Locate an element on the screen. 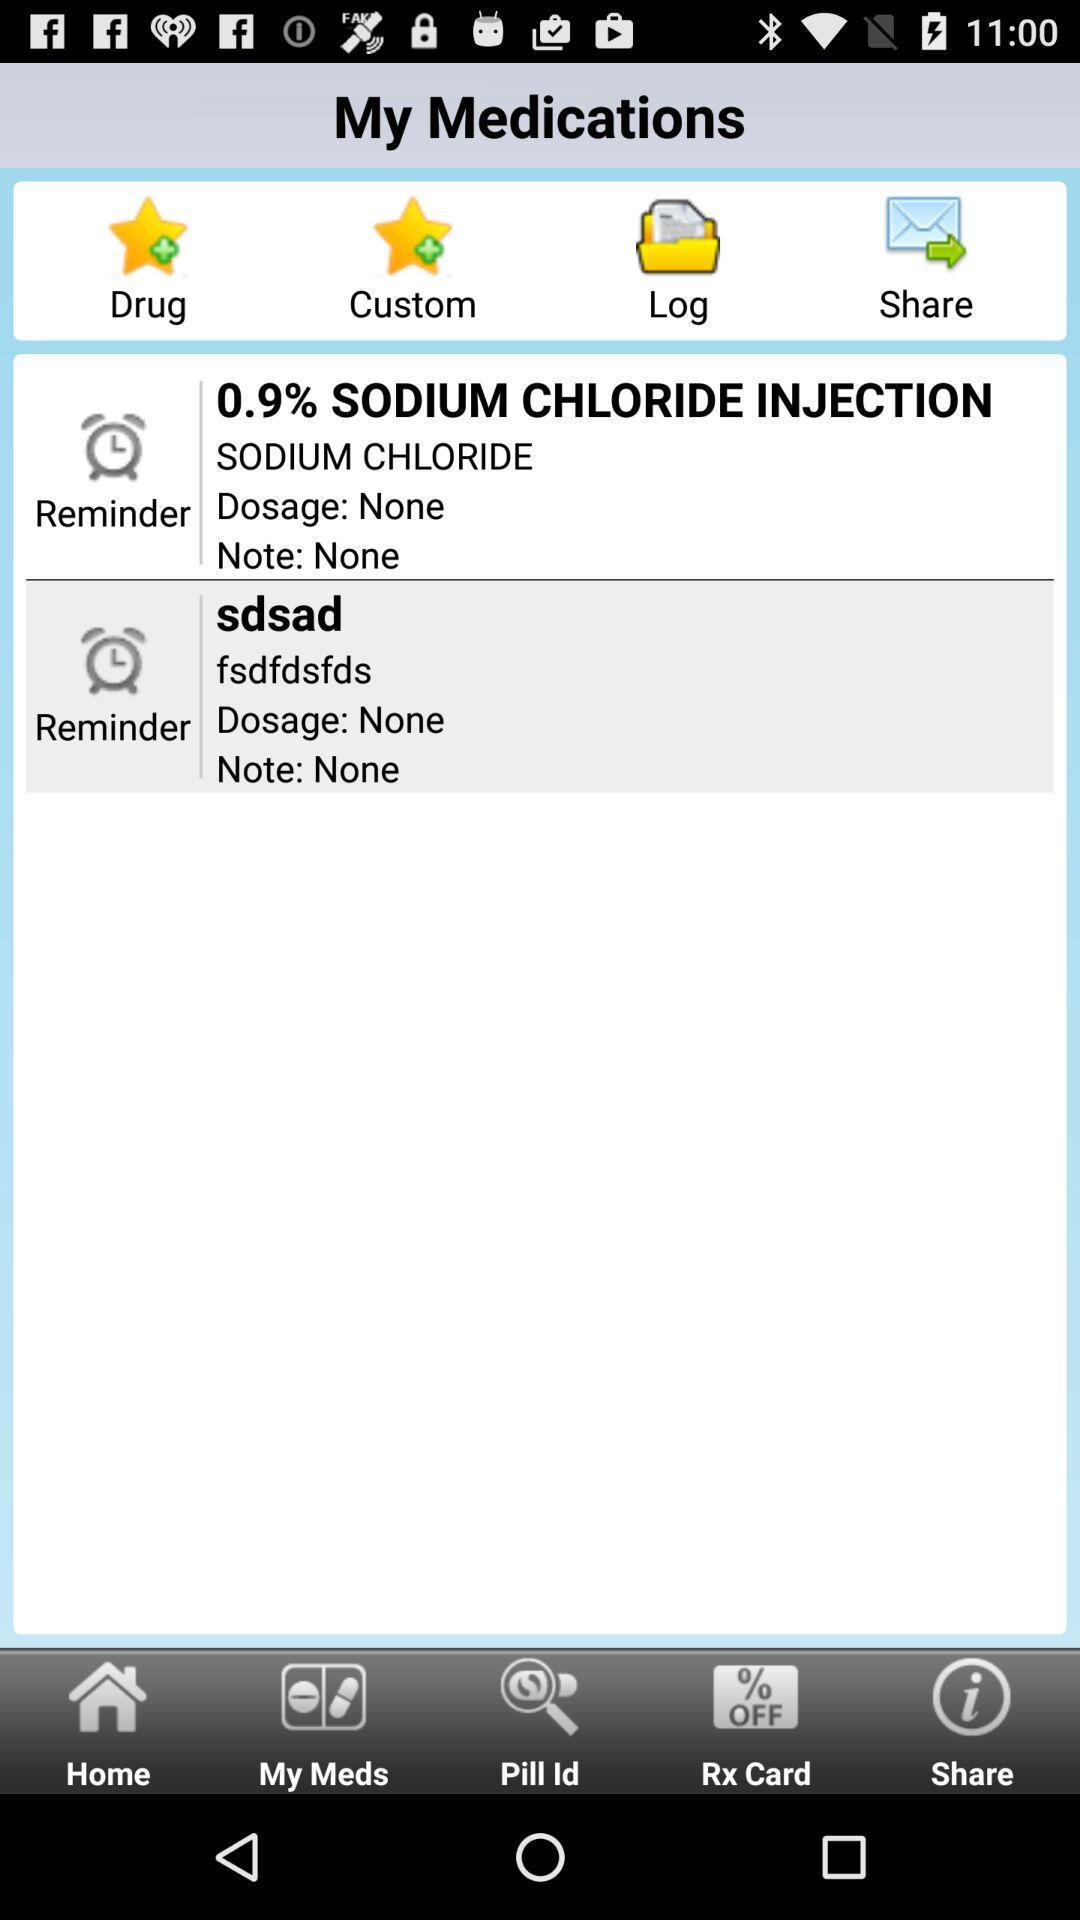 The height and width of the screenshot is (1920, 1080). the radio button to the right of the pill id radio button is located at coordinates (756, 1719).